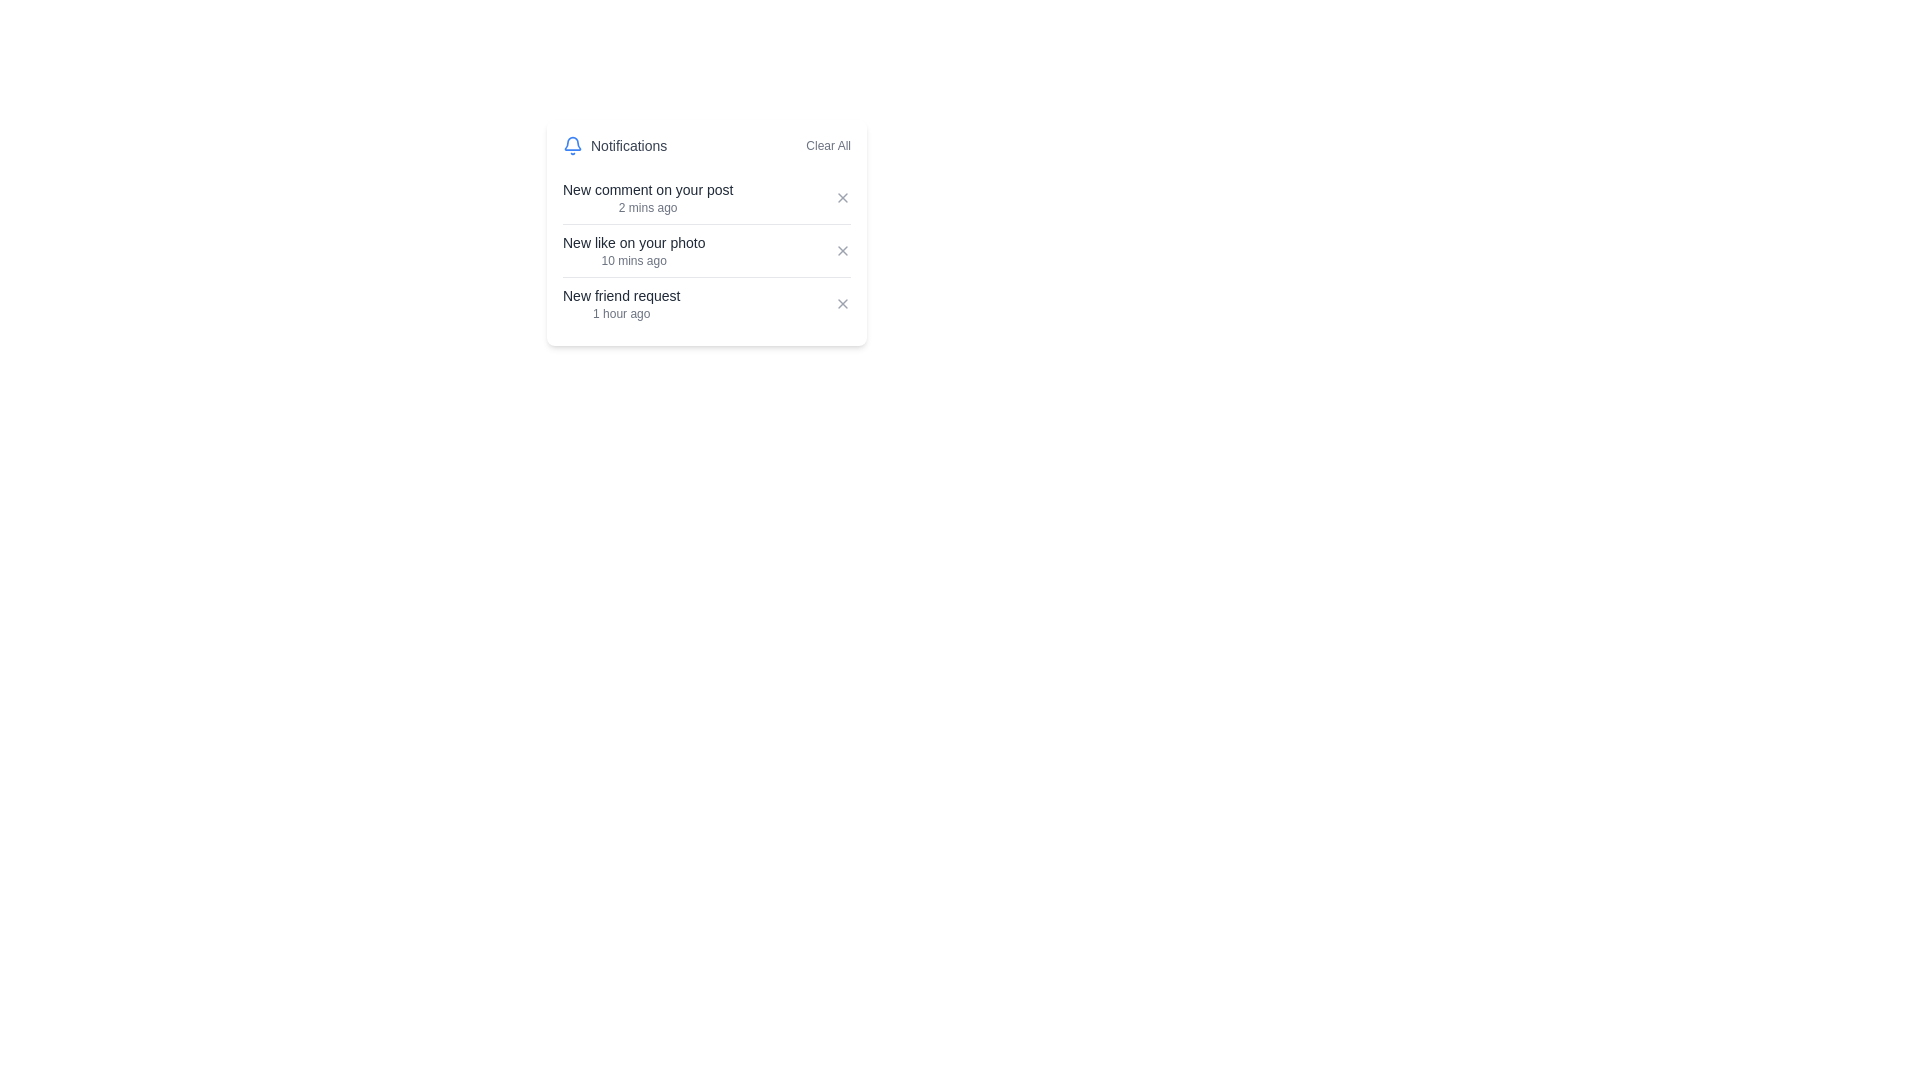  What do you see at coordinates (620, 296) in the screenshot?
I see `text displayed in the first line of the third notification entry about a new friend request notification, which is located directly above the timestamp '1 hour ago'` at bounding box center [620, 296].